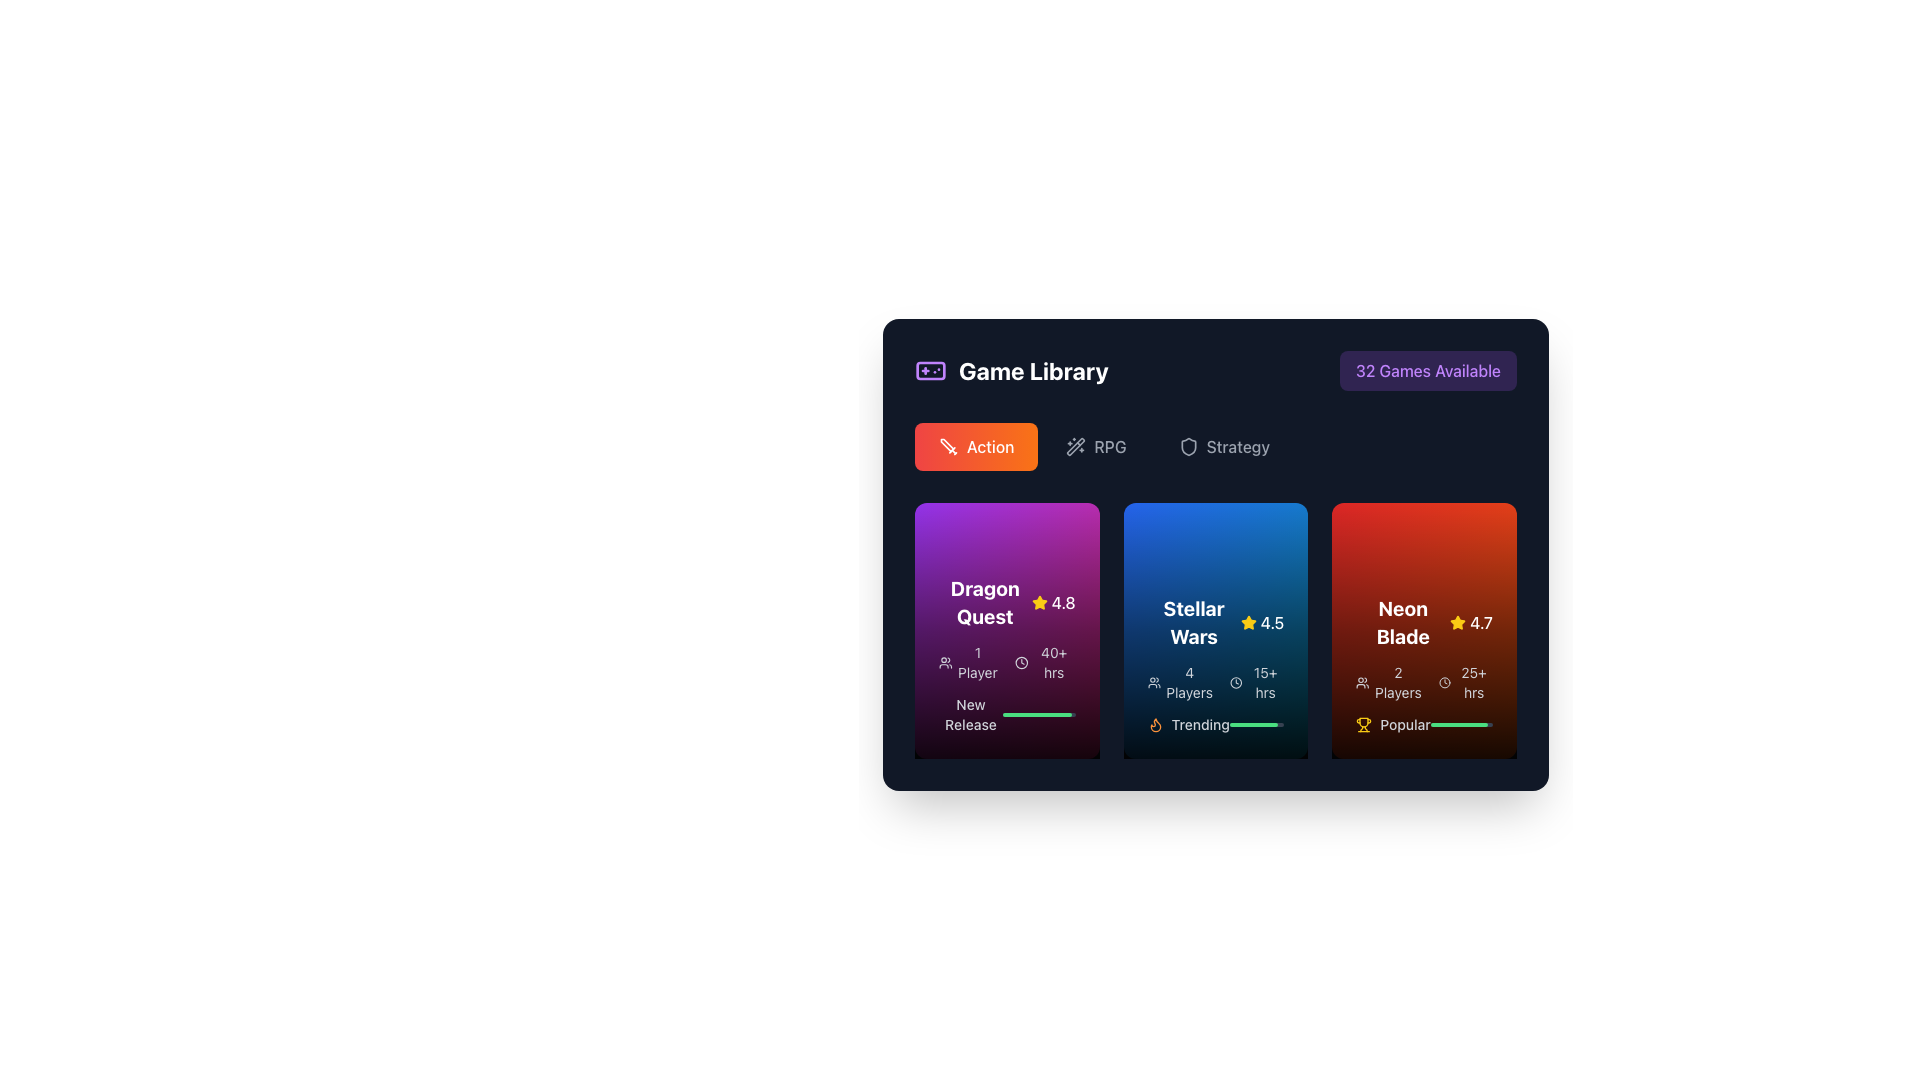  I want to click on the '4 Players' label with icon, which is styled with light gray color on a blue background and positioned below the 'Stellar Wars' card in the 'Player Info' section, so click(1180, 681).